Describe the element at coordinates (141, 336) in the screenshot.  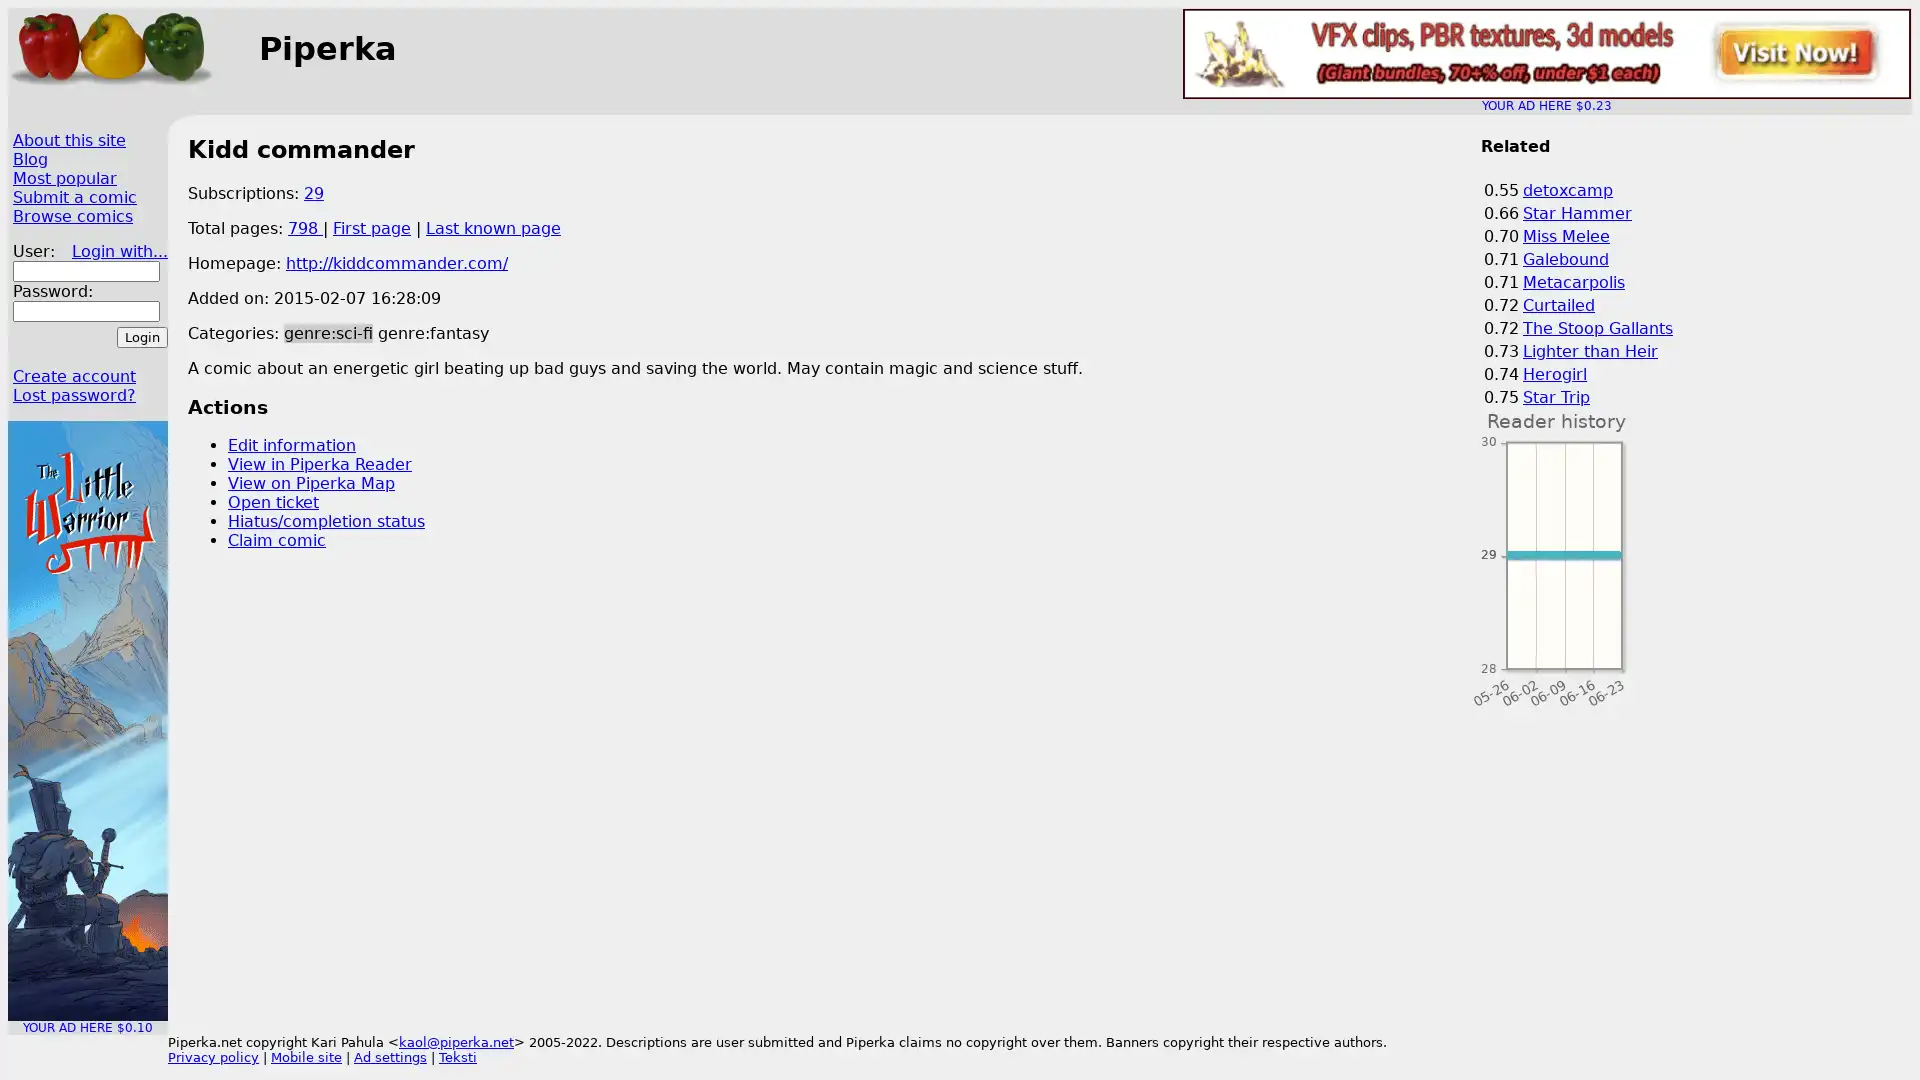
I see `Login` at that location.